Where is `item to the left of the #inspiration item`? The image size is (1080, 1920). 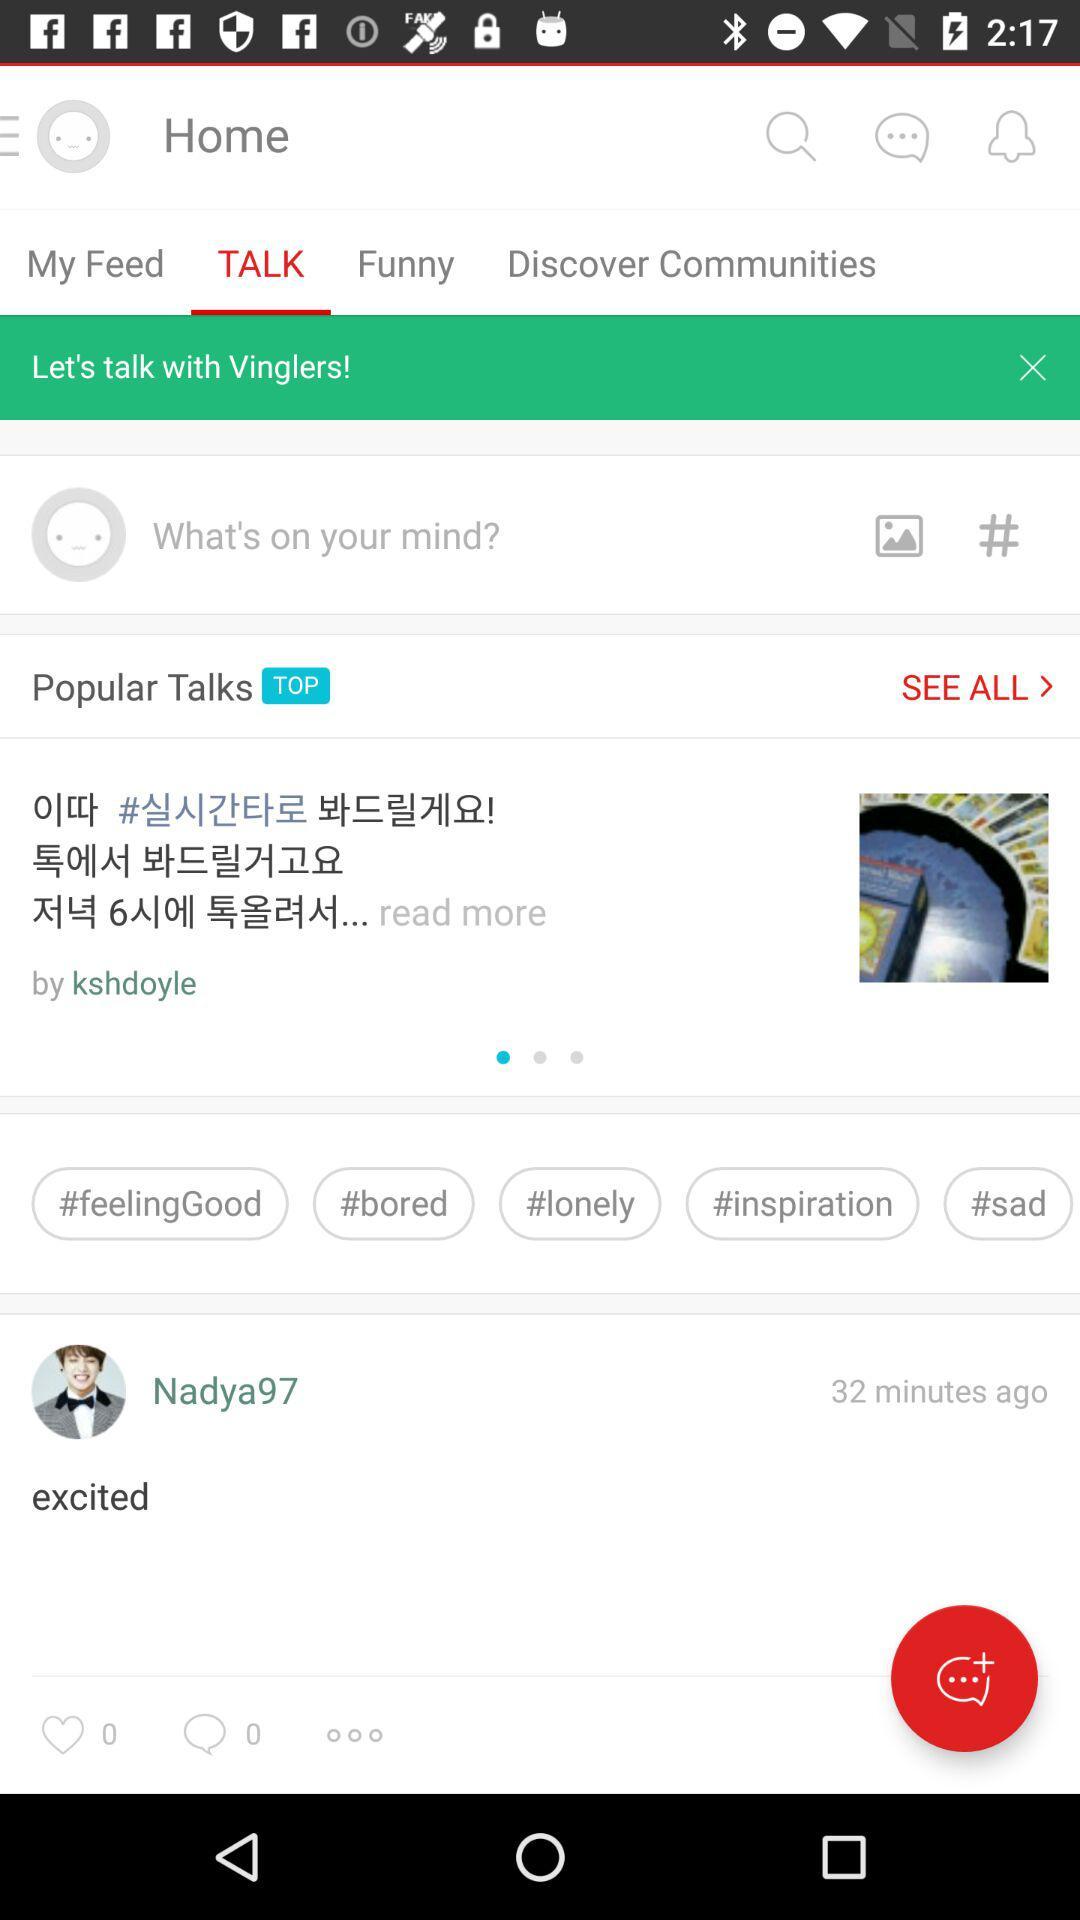 item to the left of the #inspiration item is located at coordinates (580, 1202).